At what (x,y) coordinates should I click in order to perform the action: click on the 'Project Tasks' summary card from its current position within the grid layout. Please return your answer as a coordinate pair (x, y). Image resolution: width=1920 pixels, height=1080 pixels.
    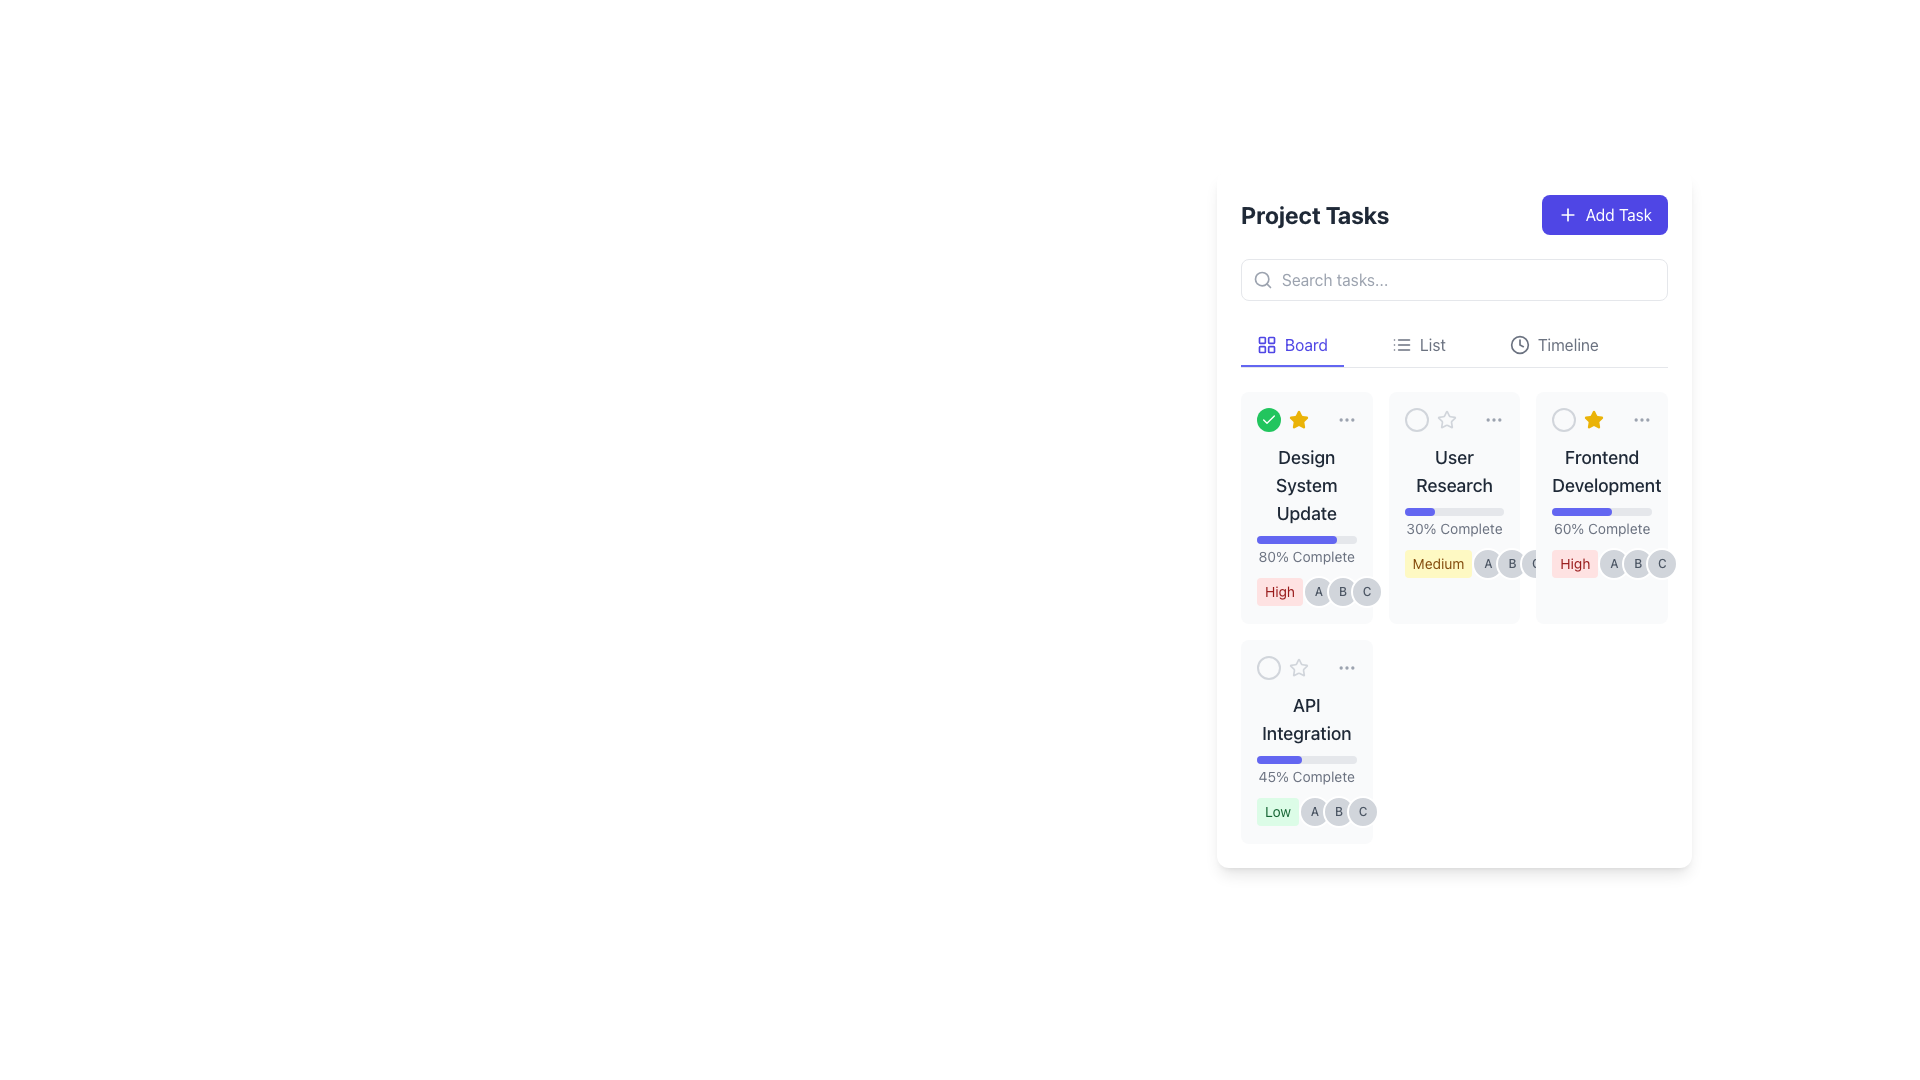
    Looking at the image, I should click on (1306, 507).